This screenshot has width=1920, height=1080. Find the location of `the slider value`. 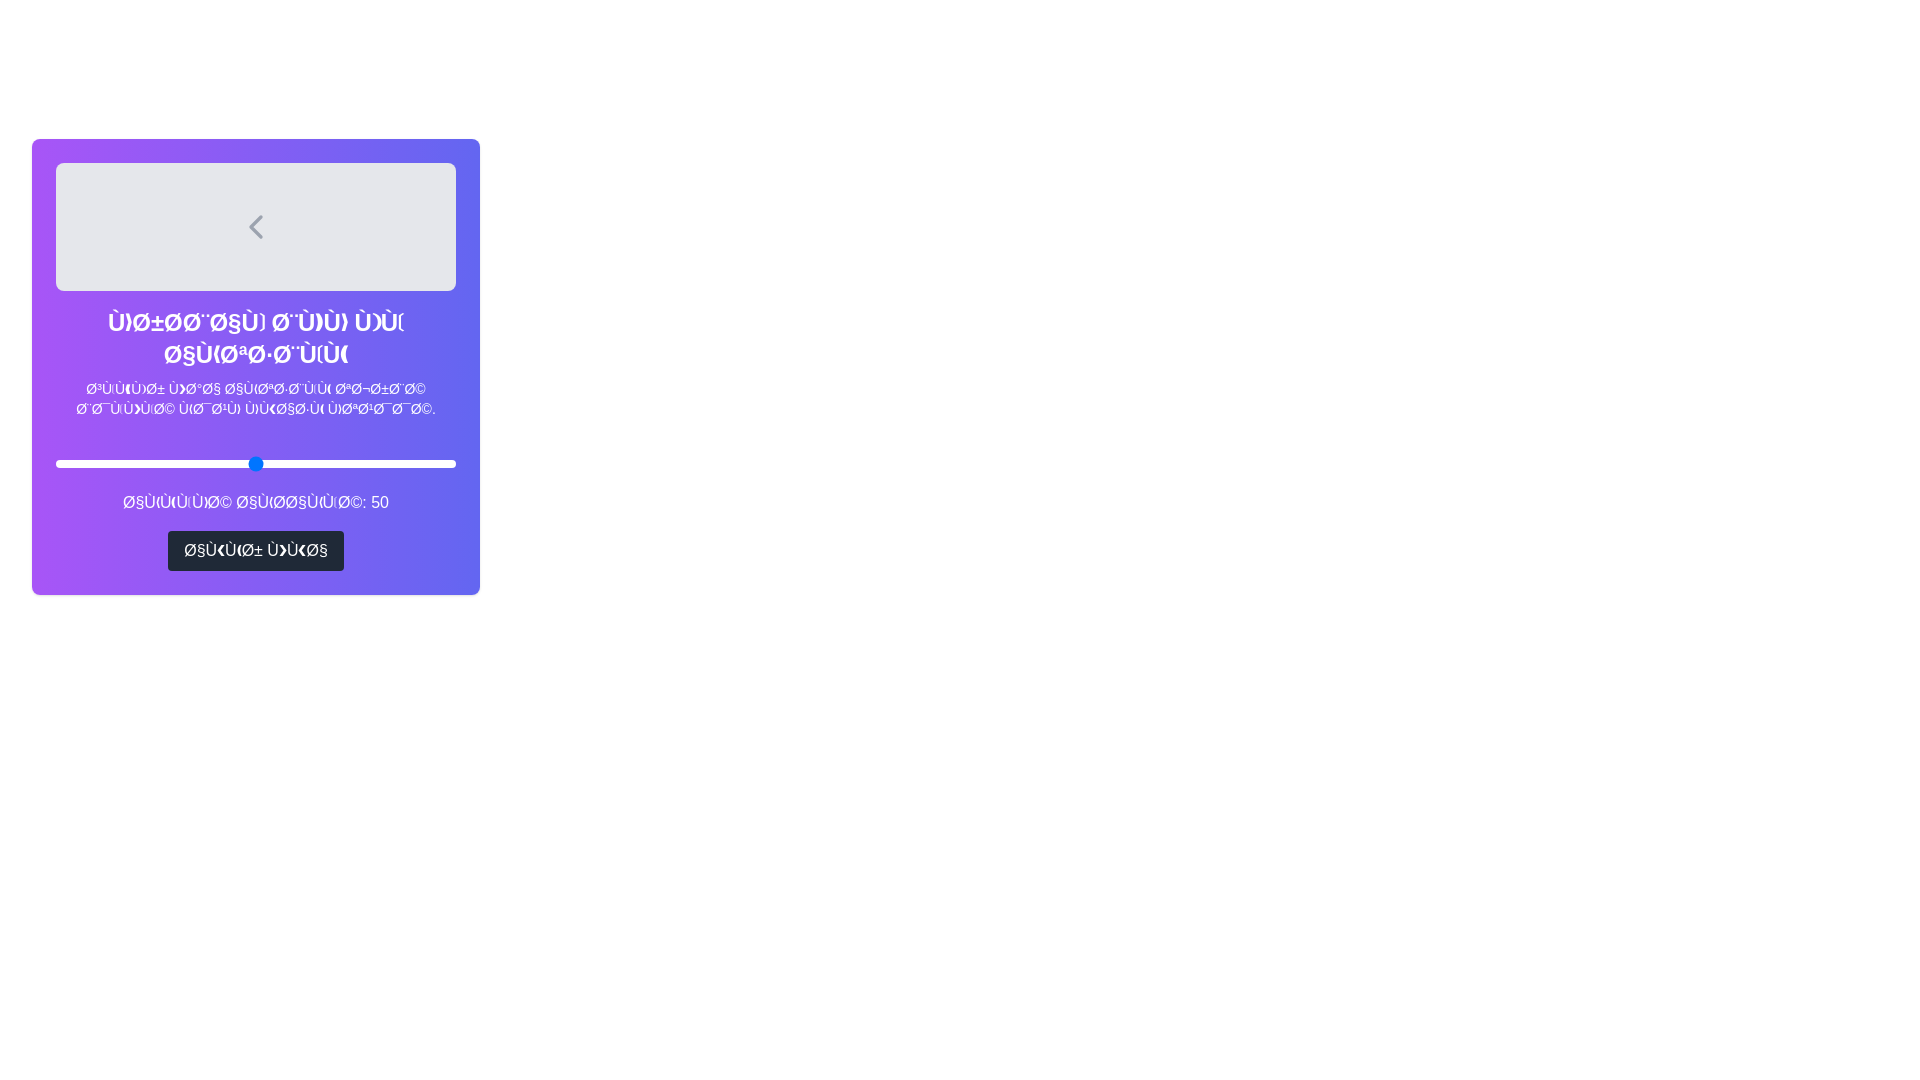

the slider value is located at coordinates (282, 463).